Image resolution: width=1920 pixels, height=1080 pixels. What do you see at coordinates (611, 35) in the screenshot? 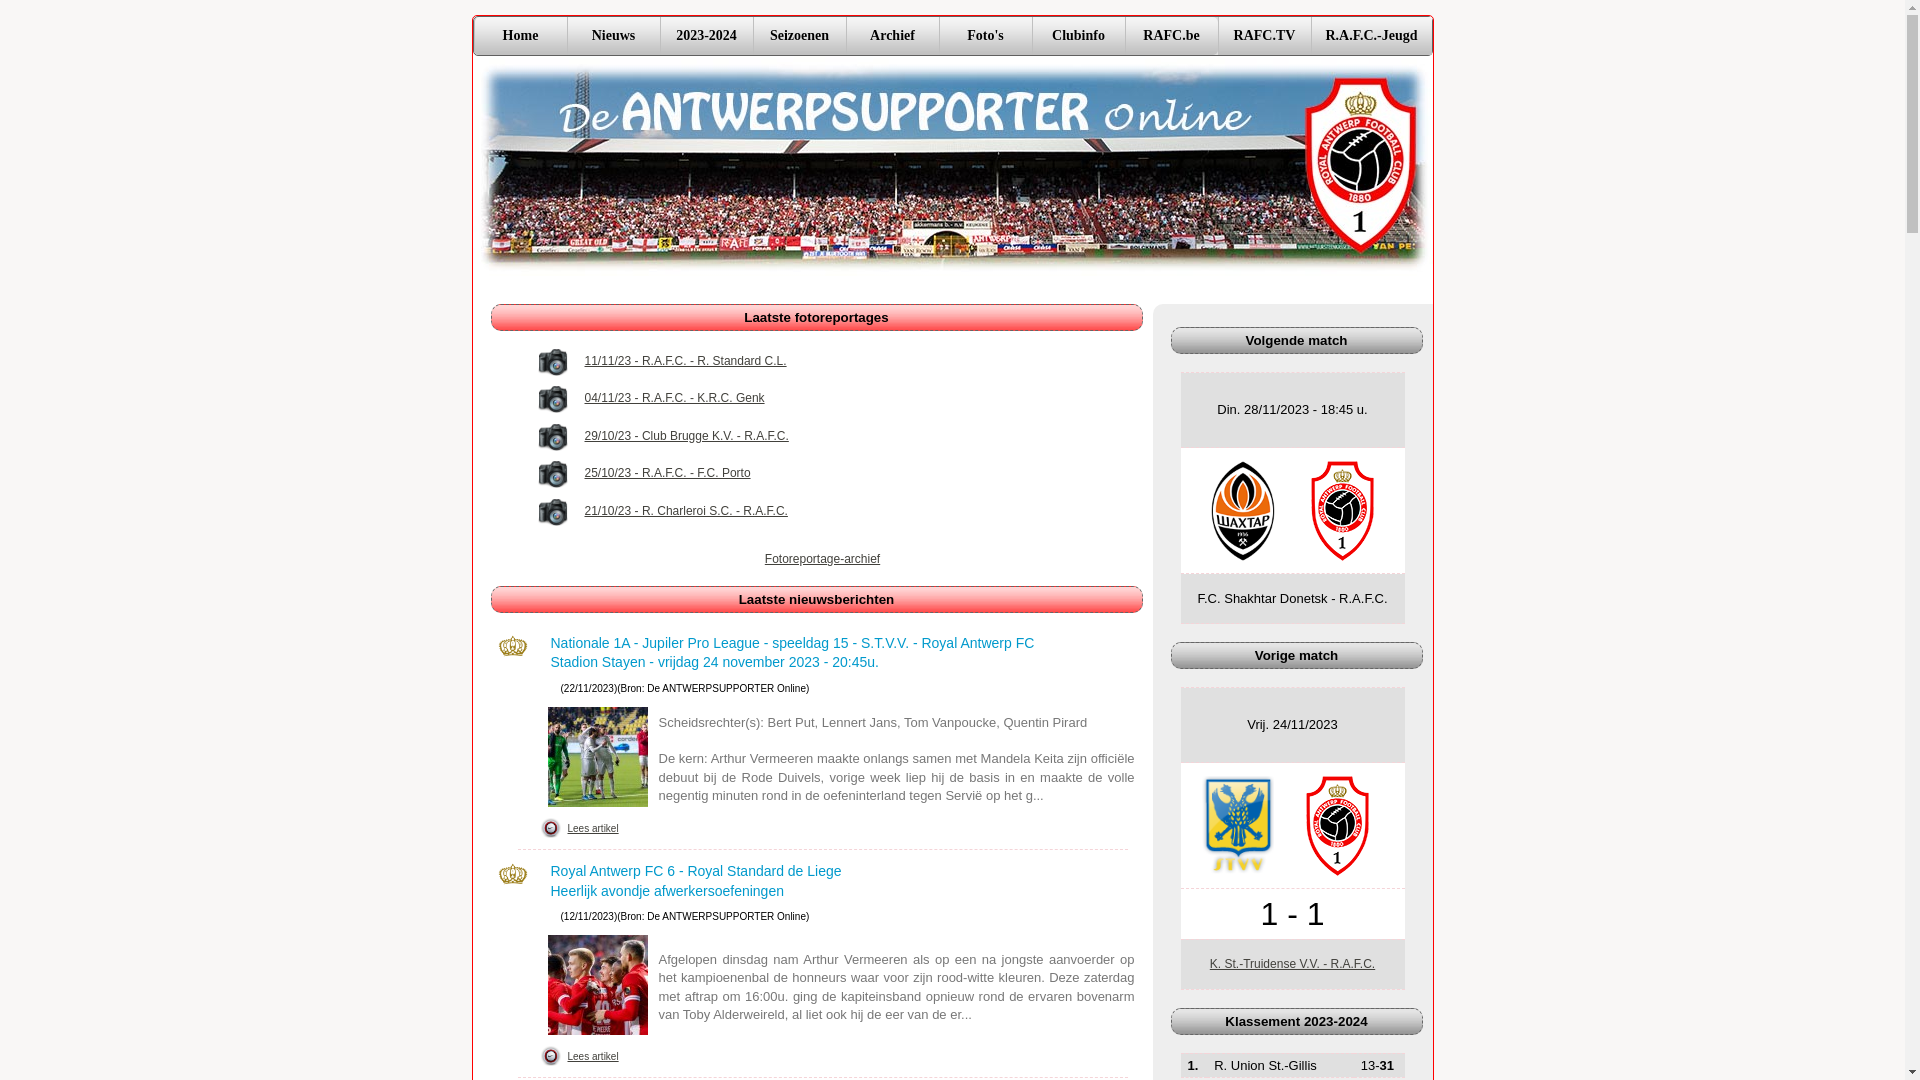
I see `'Nieuws'` at bounding box center [611, 35].